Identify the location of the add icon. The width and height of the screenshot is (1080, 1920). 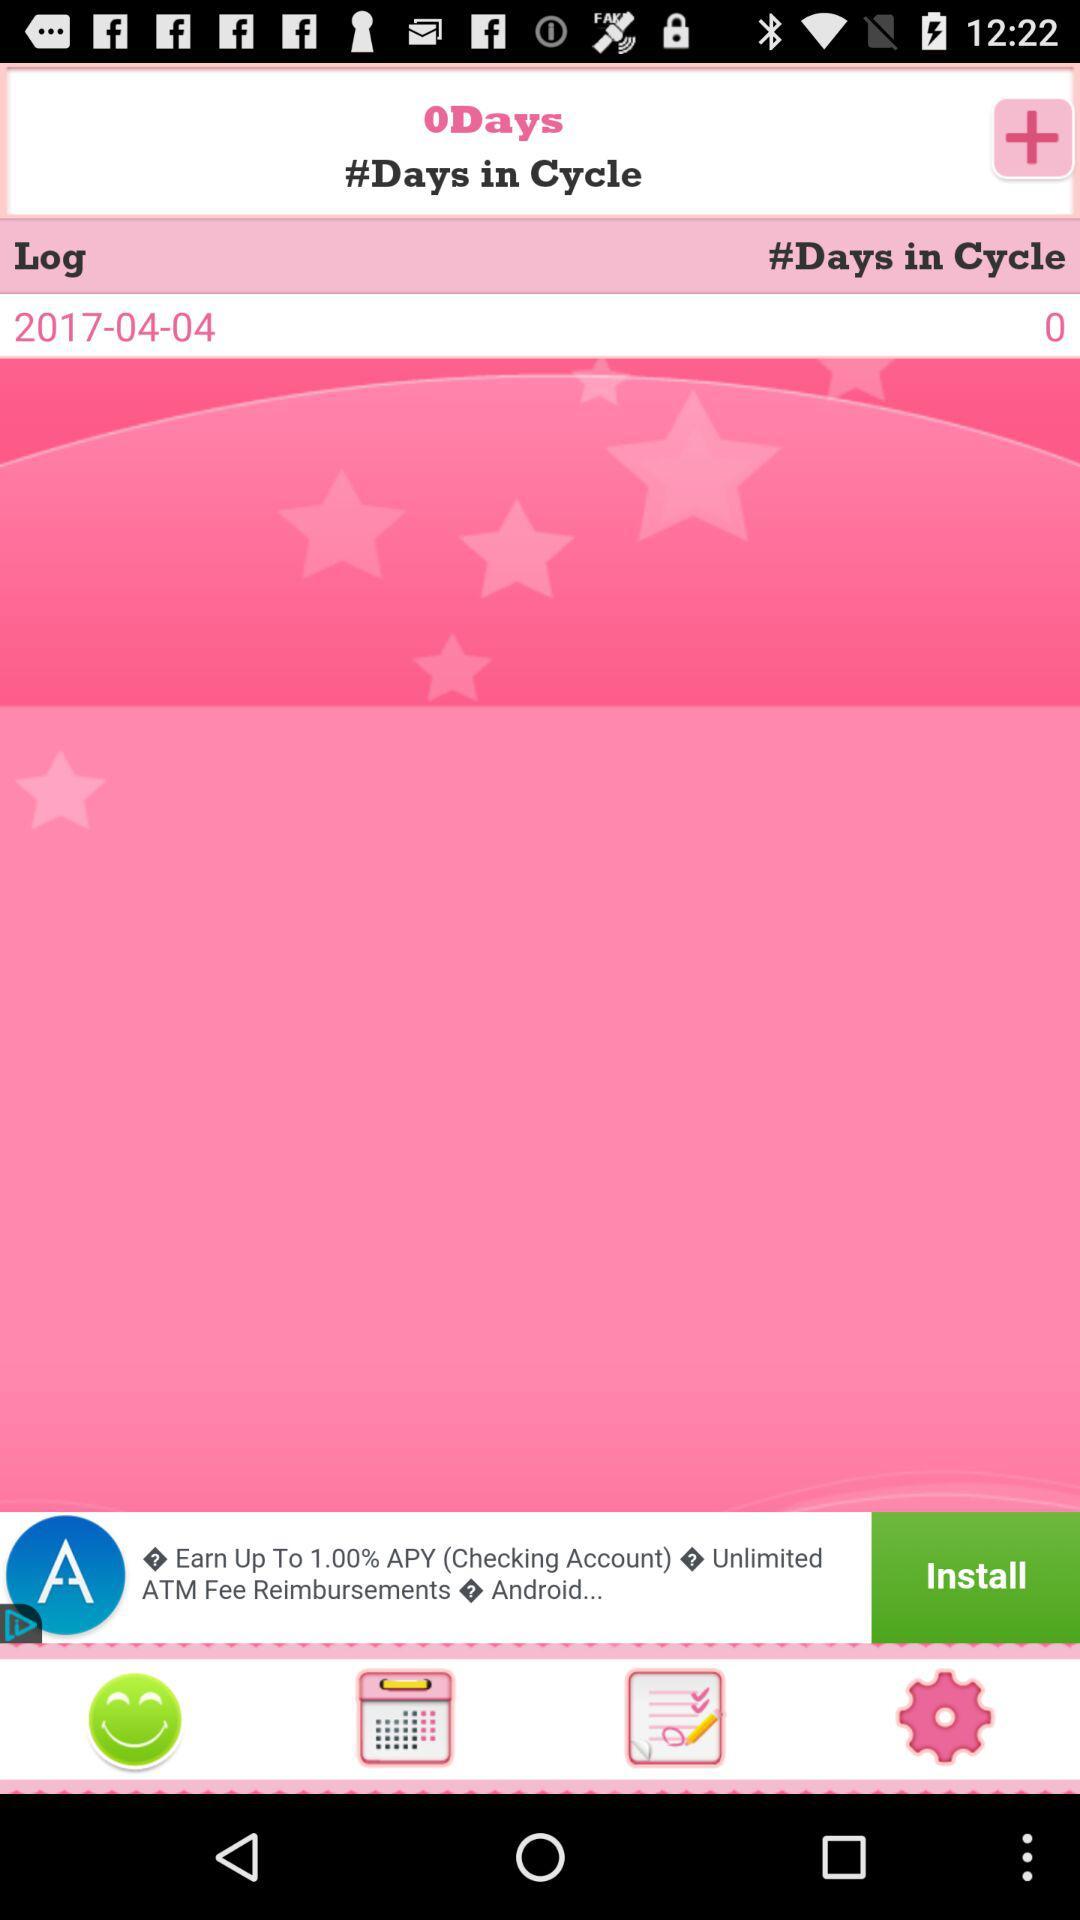
(1033, 149).